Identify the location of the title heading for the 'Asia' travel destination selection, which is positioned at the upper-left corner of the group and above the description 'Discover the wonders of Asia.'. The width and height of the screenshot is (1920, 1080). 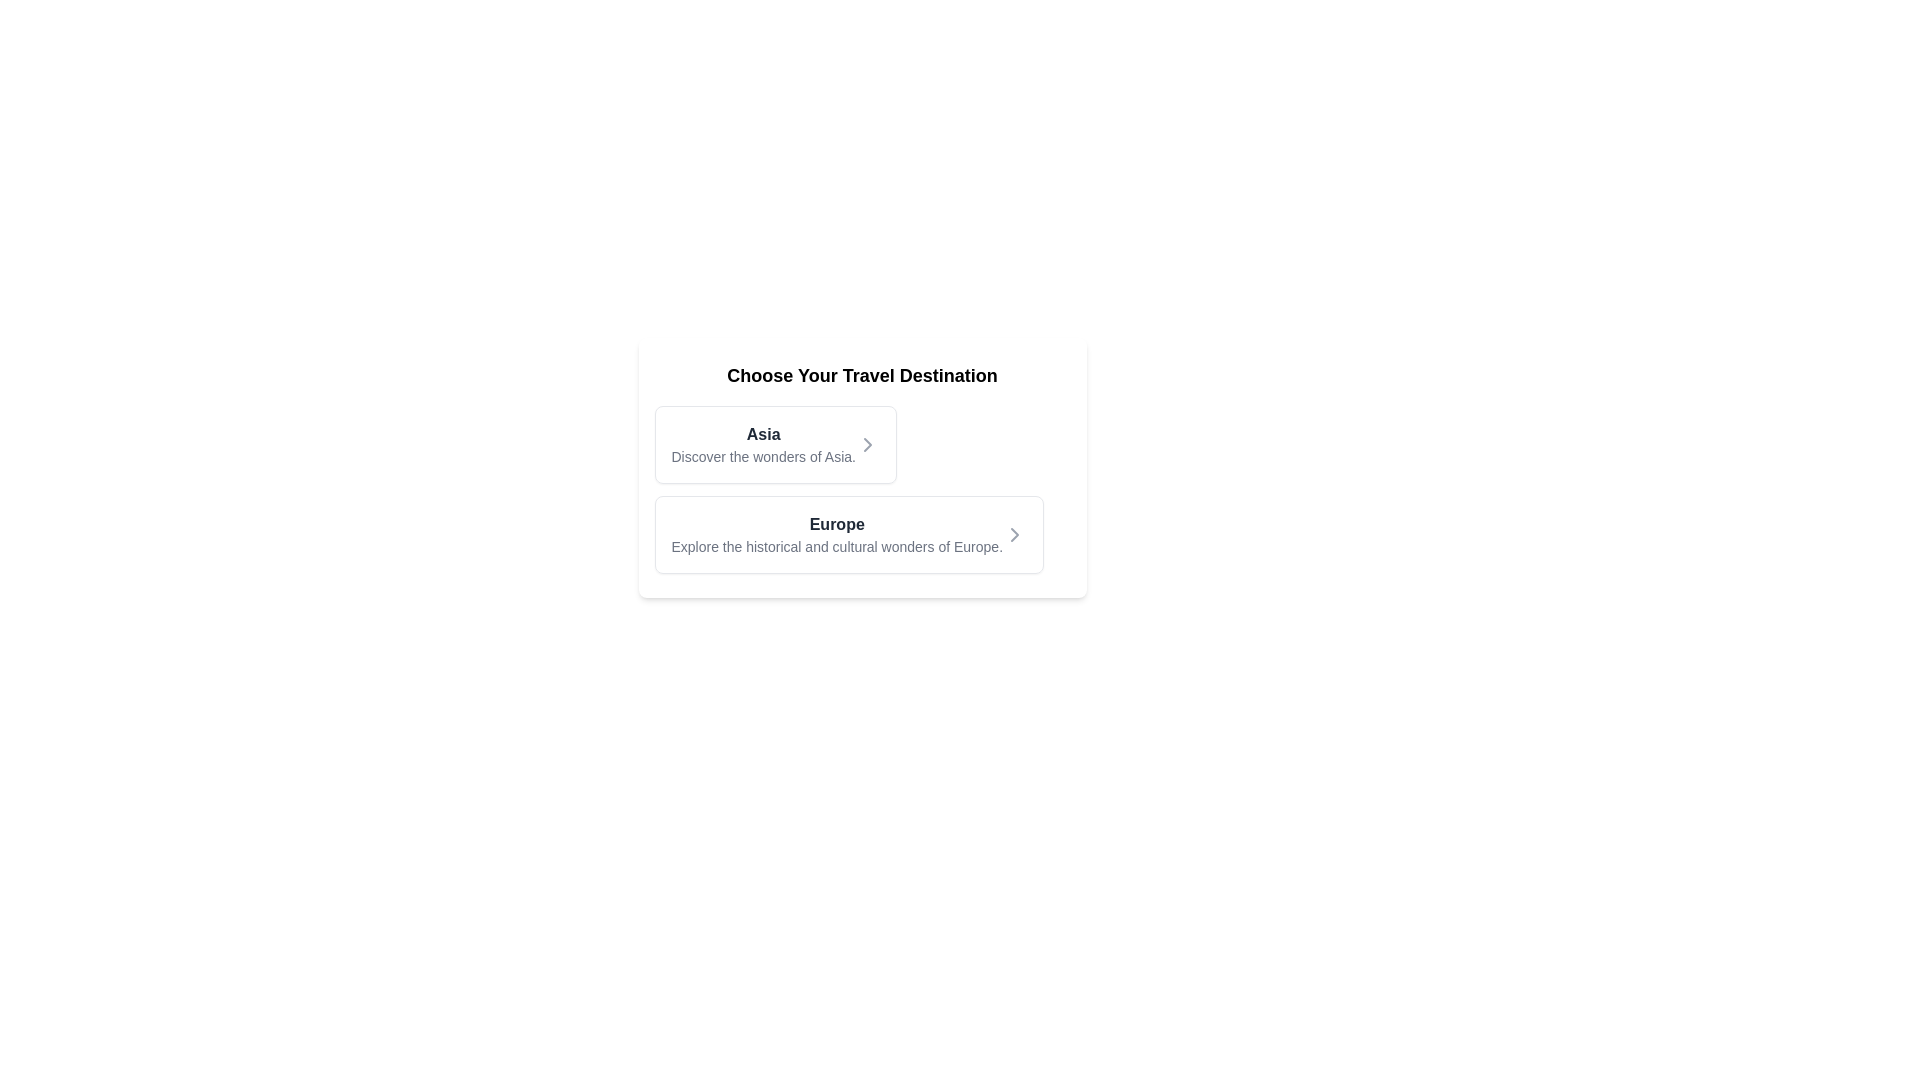
(762, 434).